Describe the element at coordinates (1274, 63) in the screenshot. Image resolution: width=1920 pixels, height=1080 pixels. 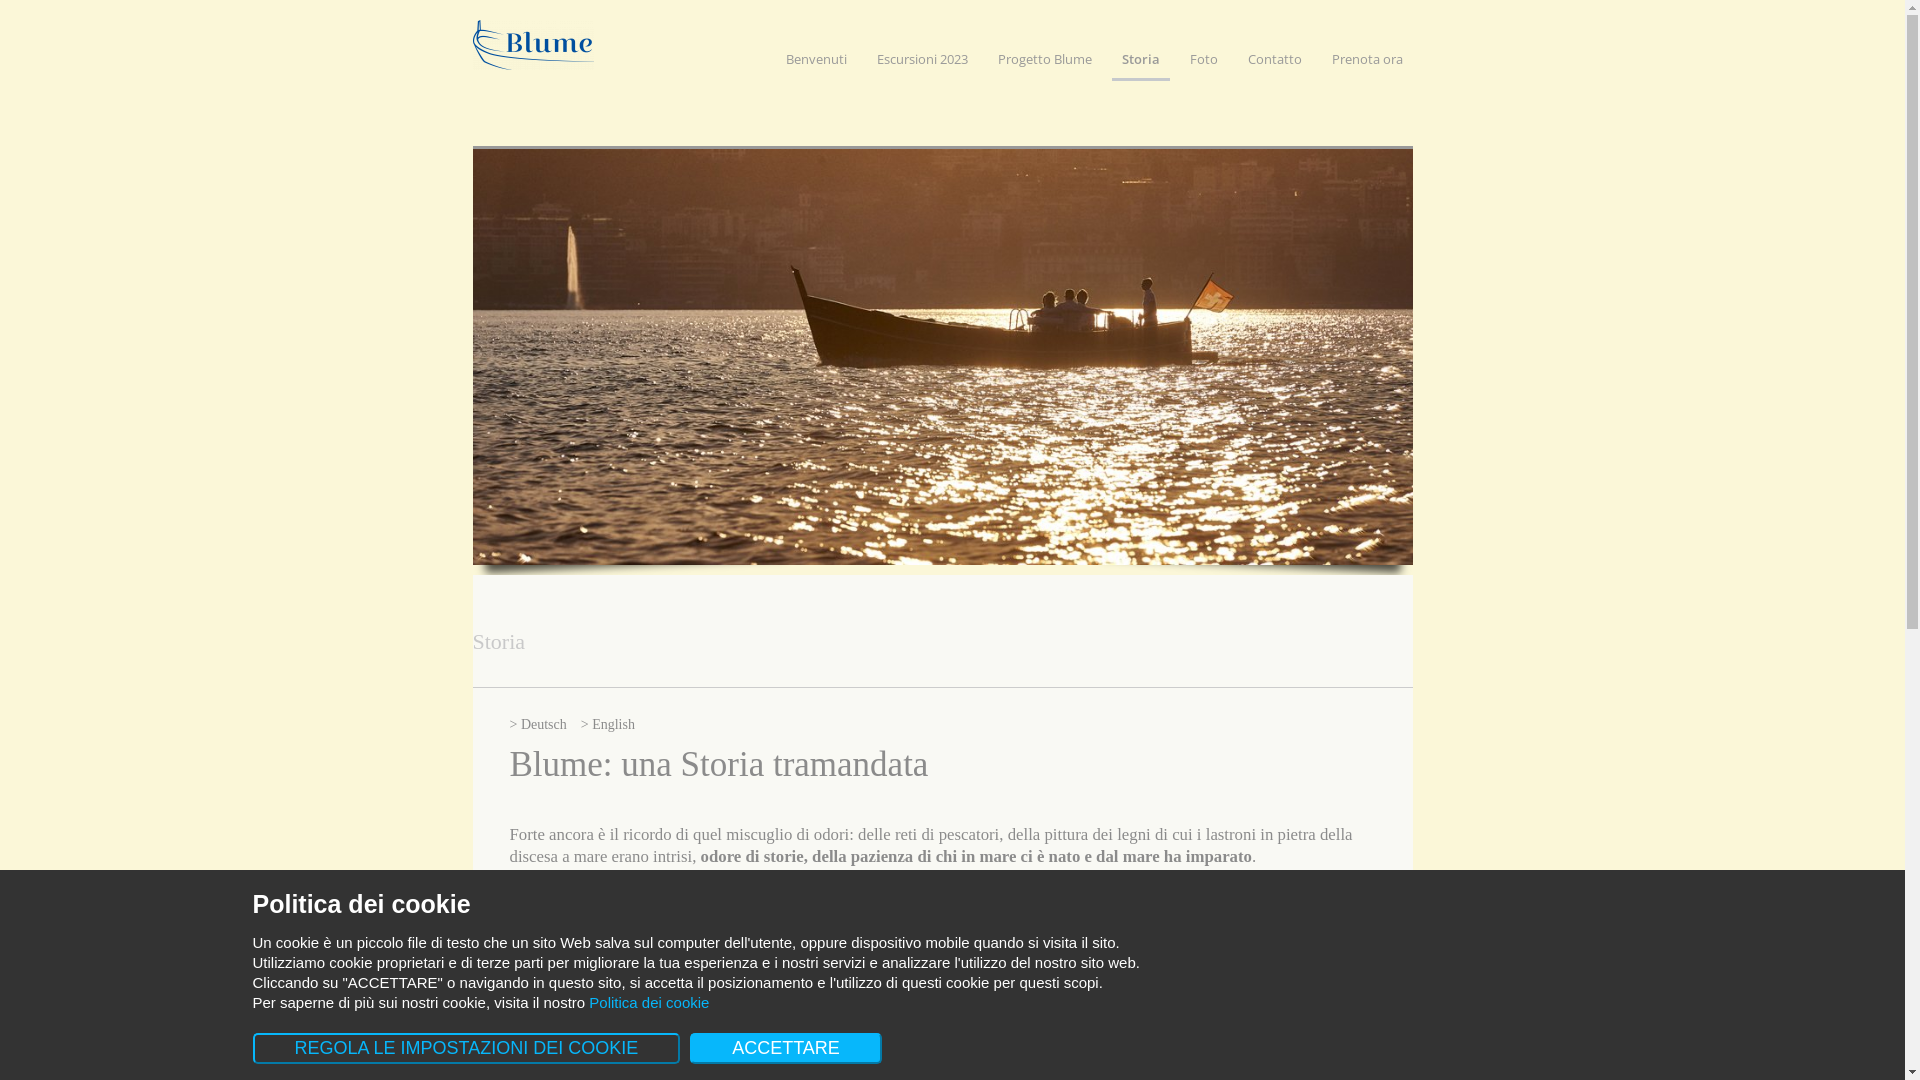
I see `'Contatto'` at that location.